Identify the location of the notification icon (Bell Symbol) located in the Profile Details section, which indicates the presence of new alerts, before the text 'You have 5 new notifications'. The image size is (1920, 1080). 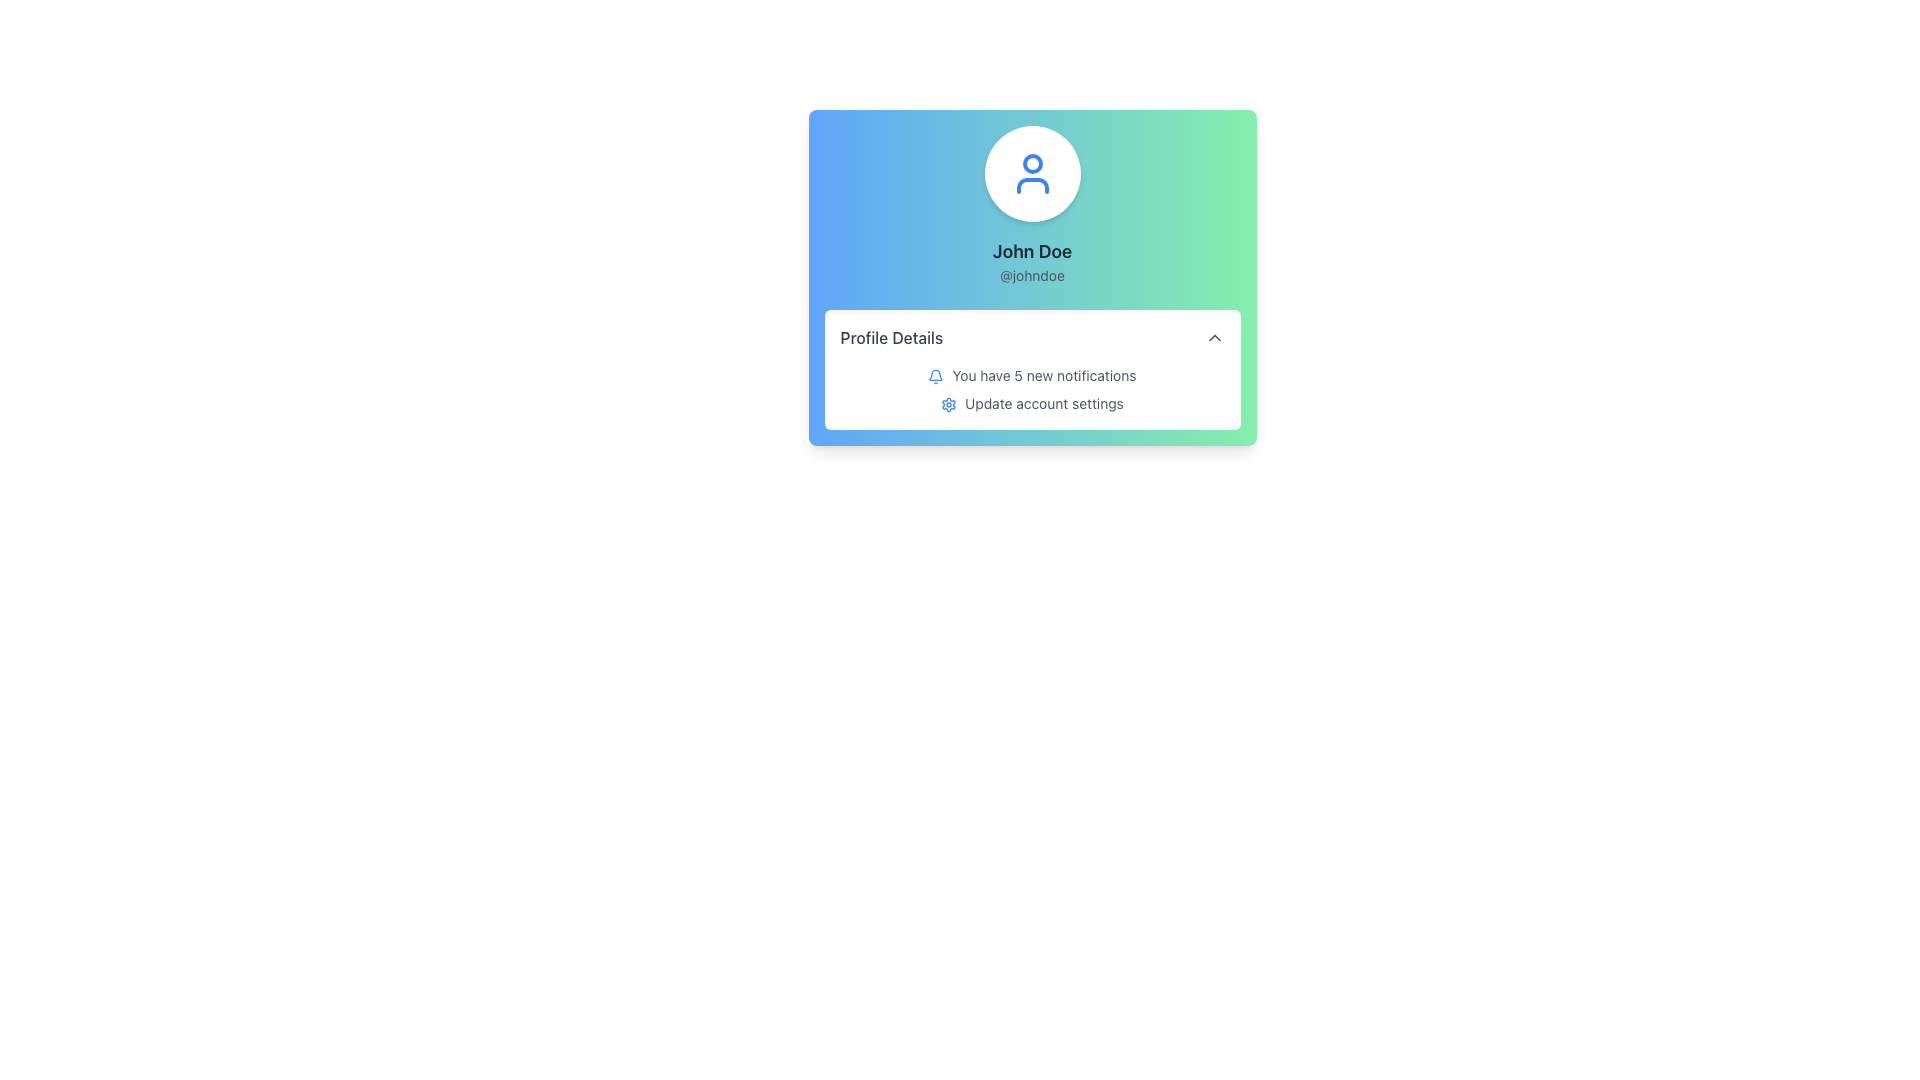
(935, 377).